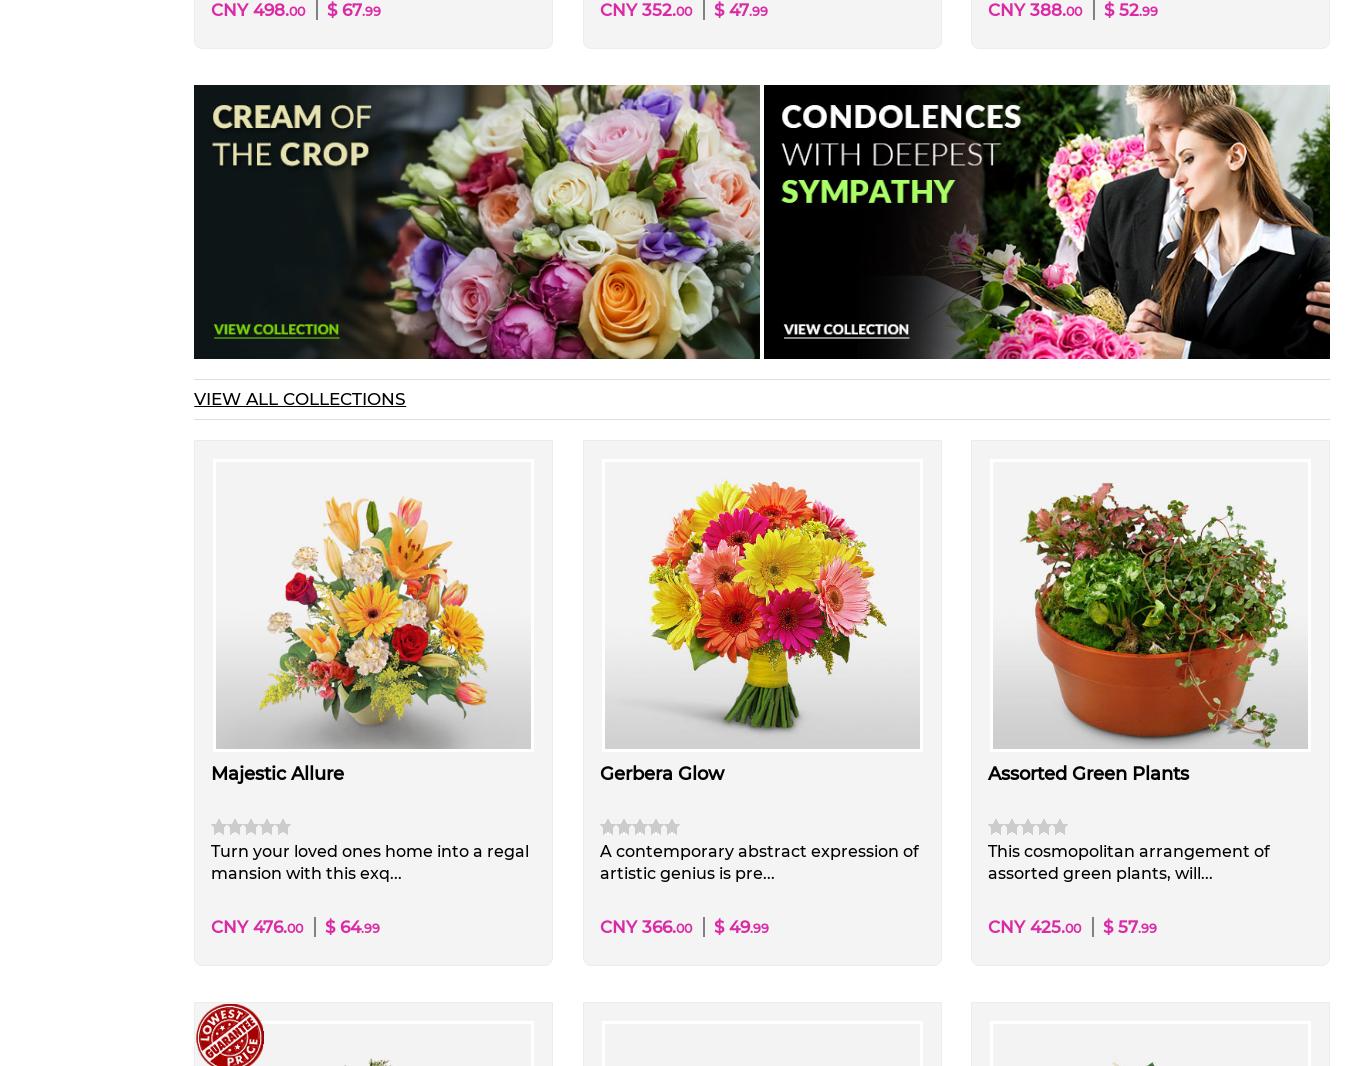 The height and width of the screenshot is (1066, 1350). Describe the element at coordinates (711, 926) in the screenshot. I see `'$ 49'` at that location.